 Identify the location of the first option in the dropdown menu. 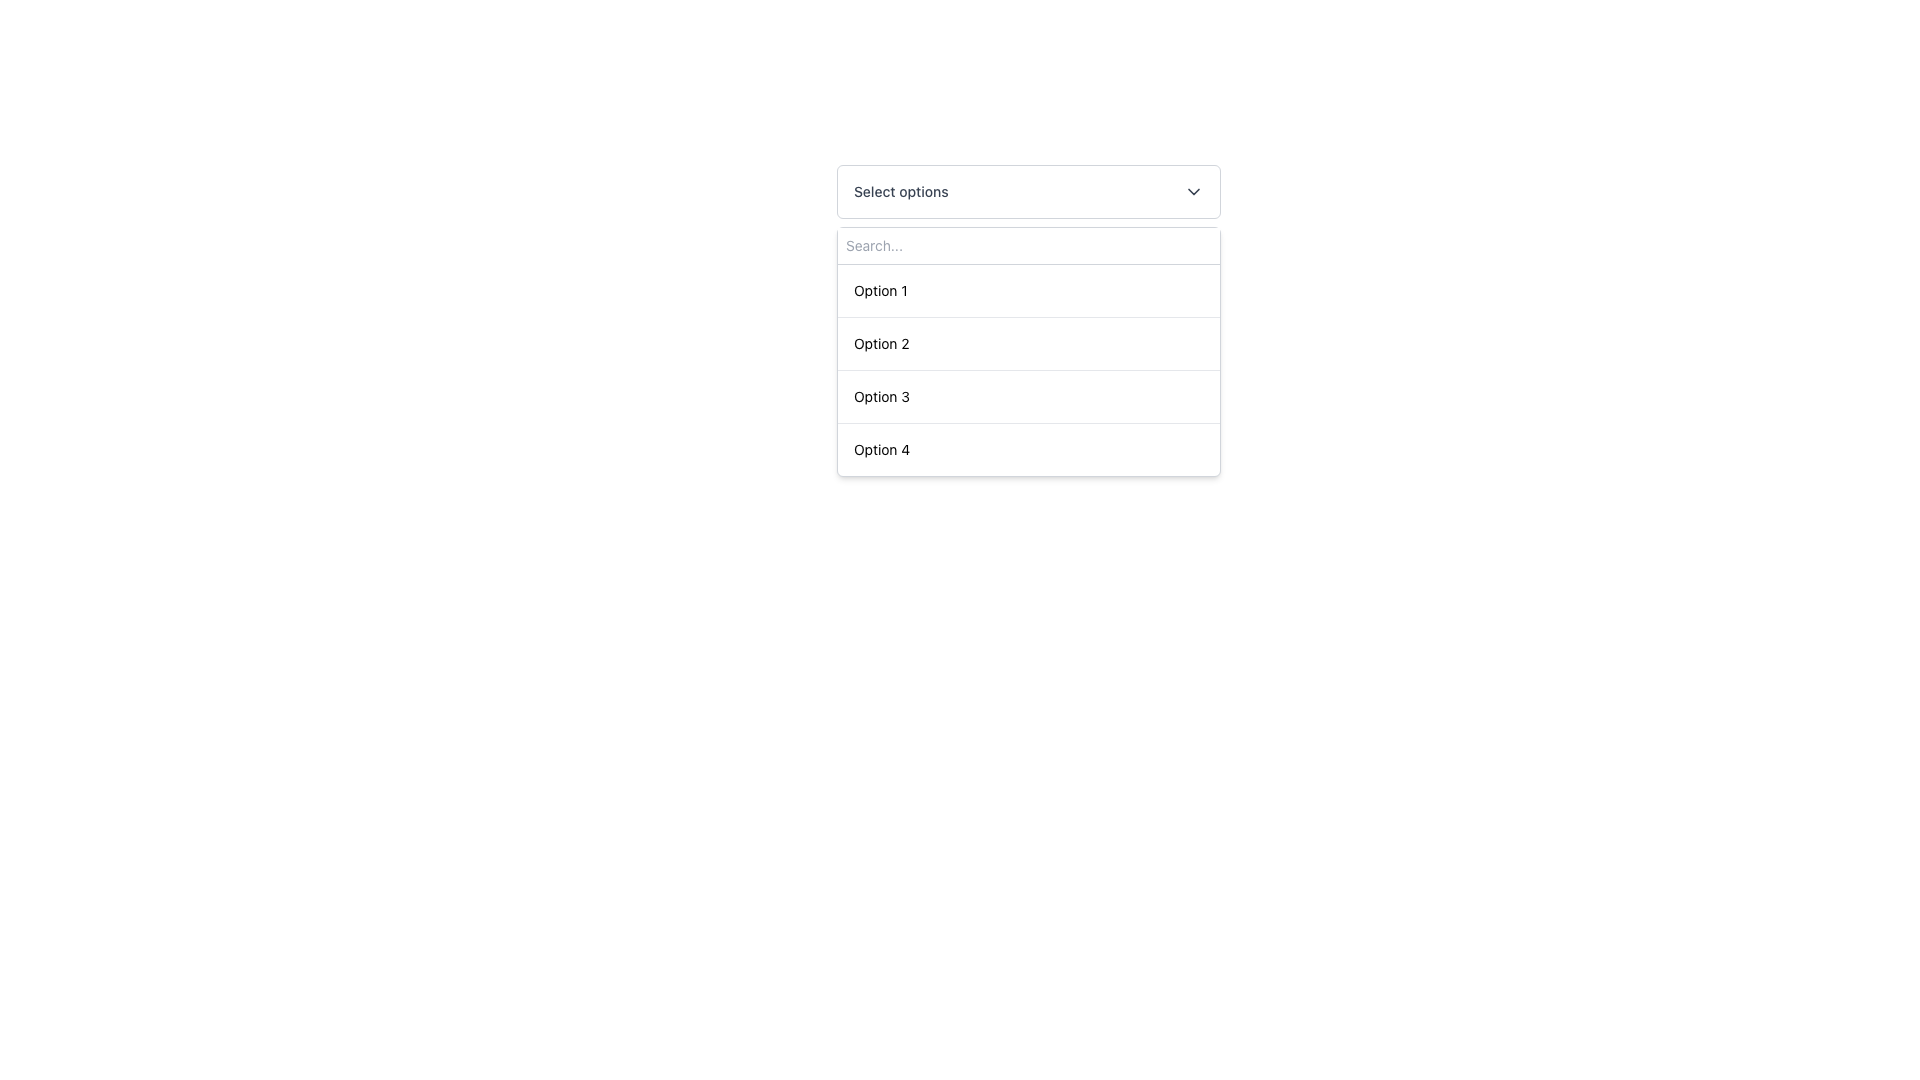
(880, 290).